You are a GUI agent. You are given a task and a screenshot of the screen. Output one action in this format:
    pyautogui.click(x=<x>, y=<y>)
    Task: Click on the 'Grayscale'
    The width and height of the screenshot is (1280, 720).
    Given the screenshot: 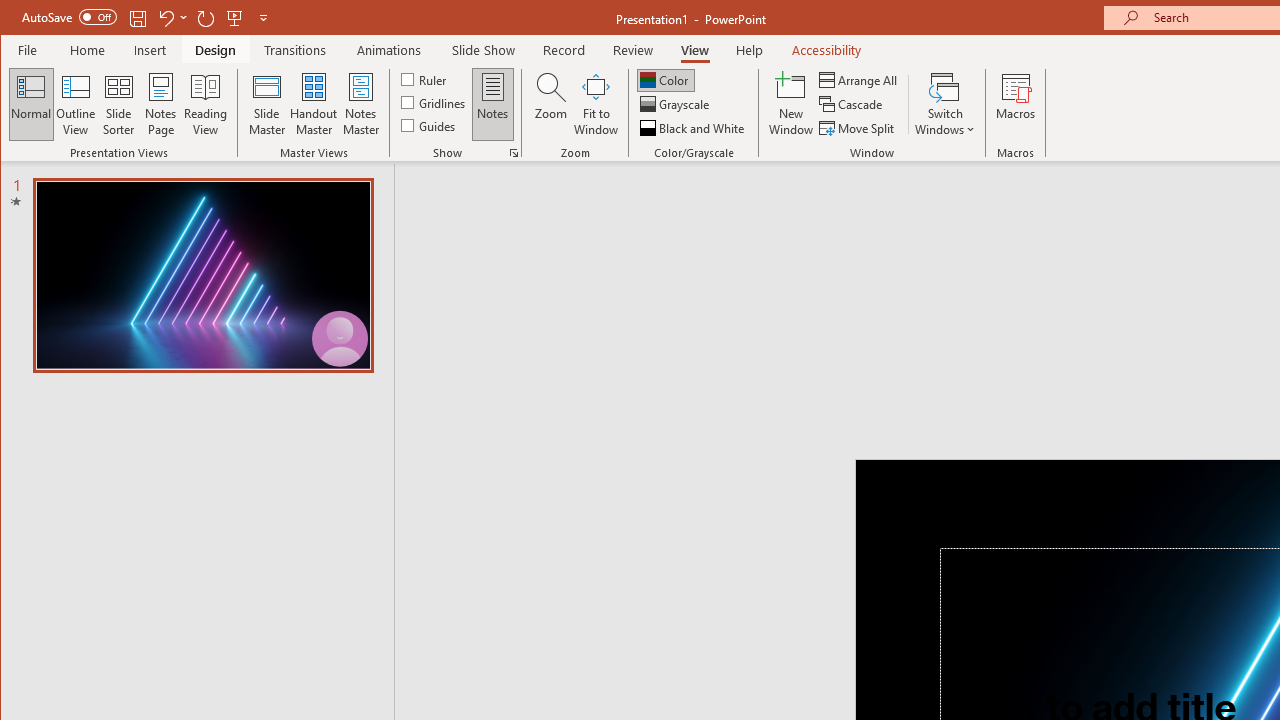 What is the action you would take?
    pyautogui.click(x=676, y=104)
    